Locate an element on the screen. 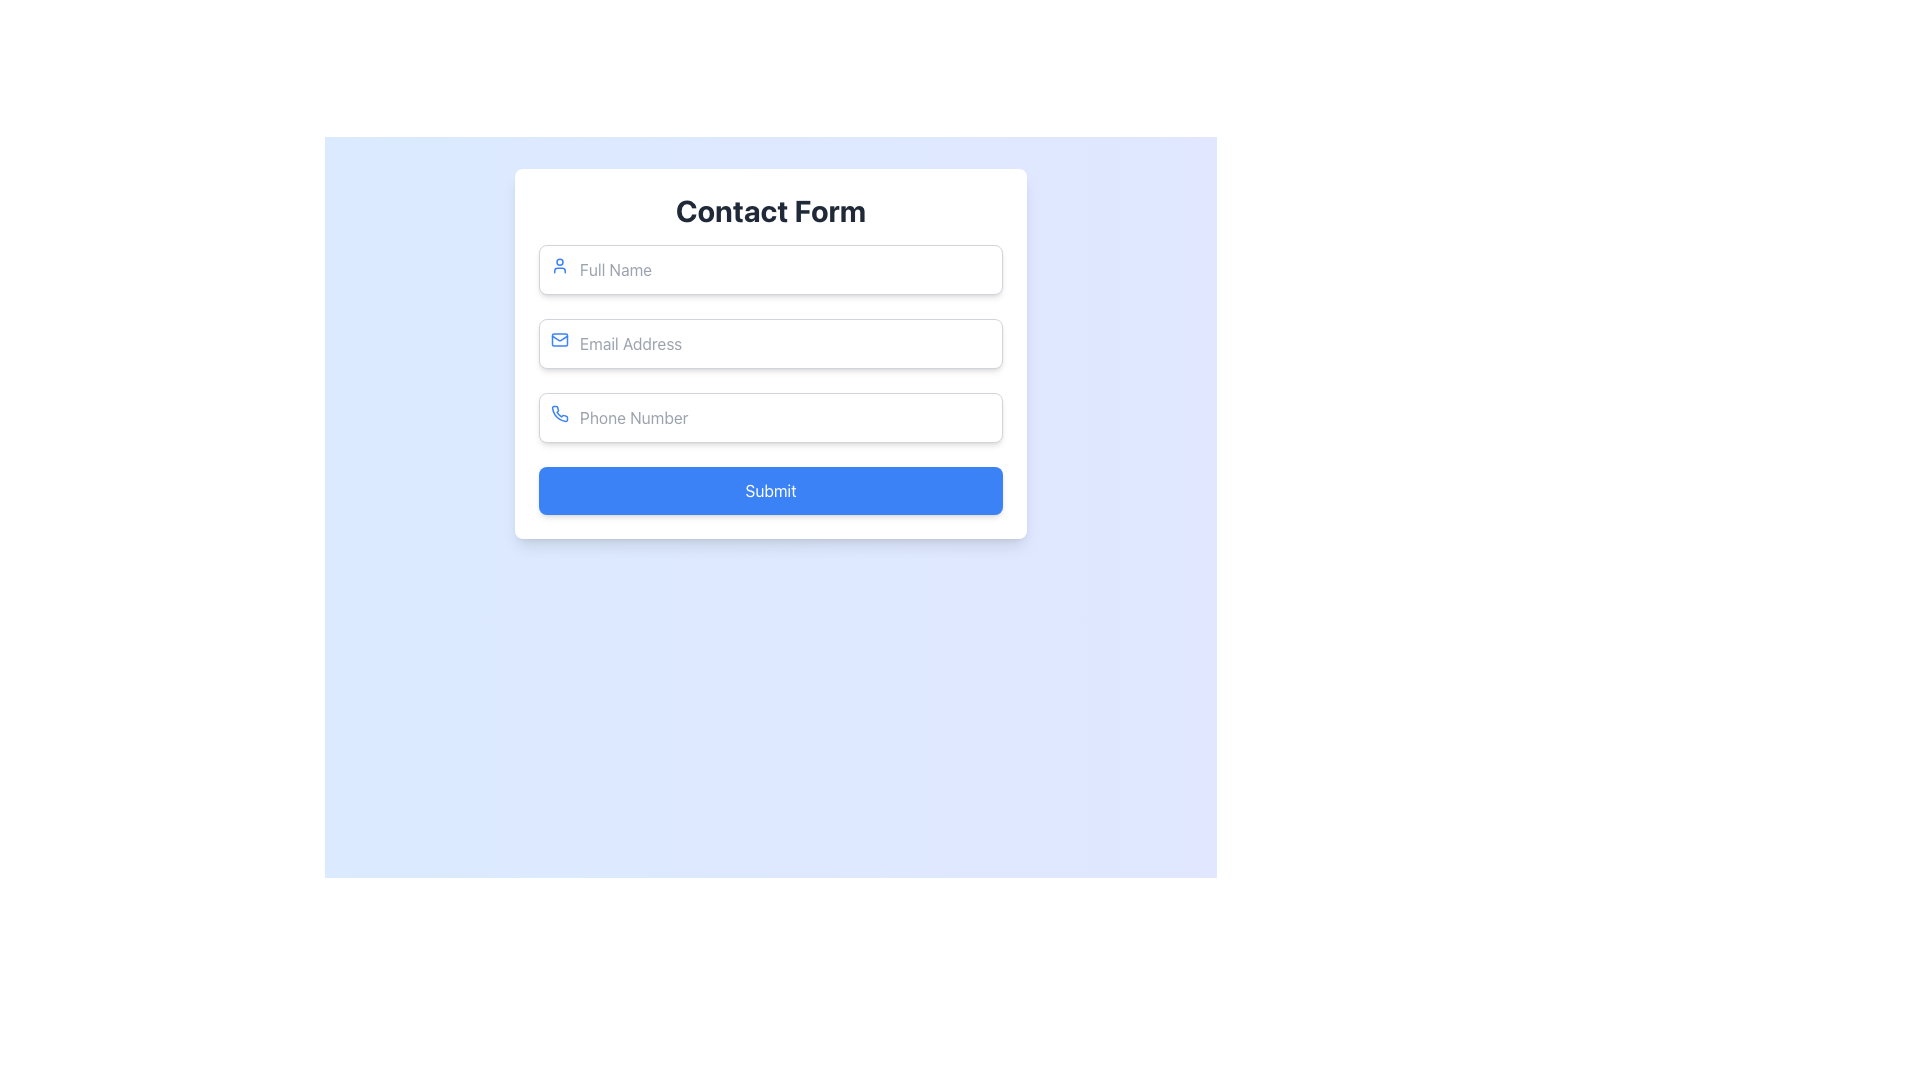 The height and width of the screenshot is (1080, 1920). the blue phone receiver icon located near the top-left of the 'Phone Number' input field in the contact form is located at coordinates (560, 412).